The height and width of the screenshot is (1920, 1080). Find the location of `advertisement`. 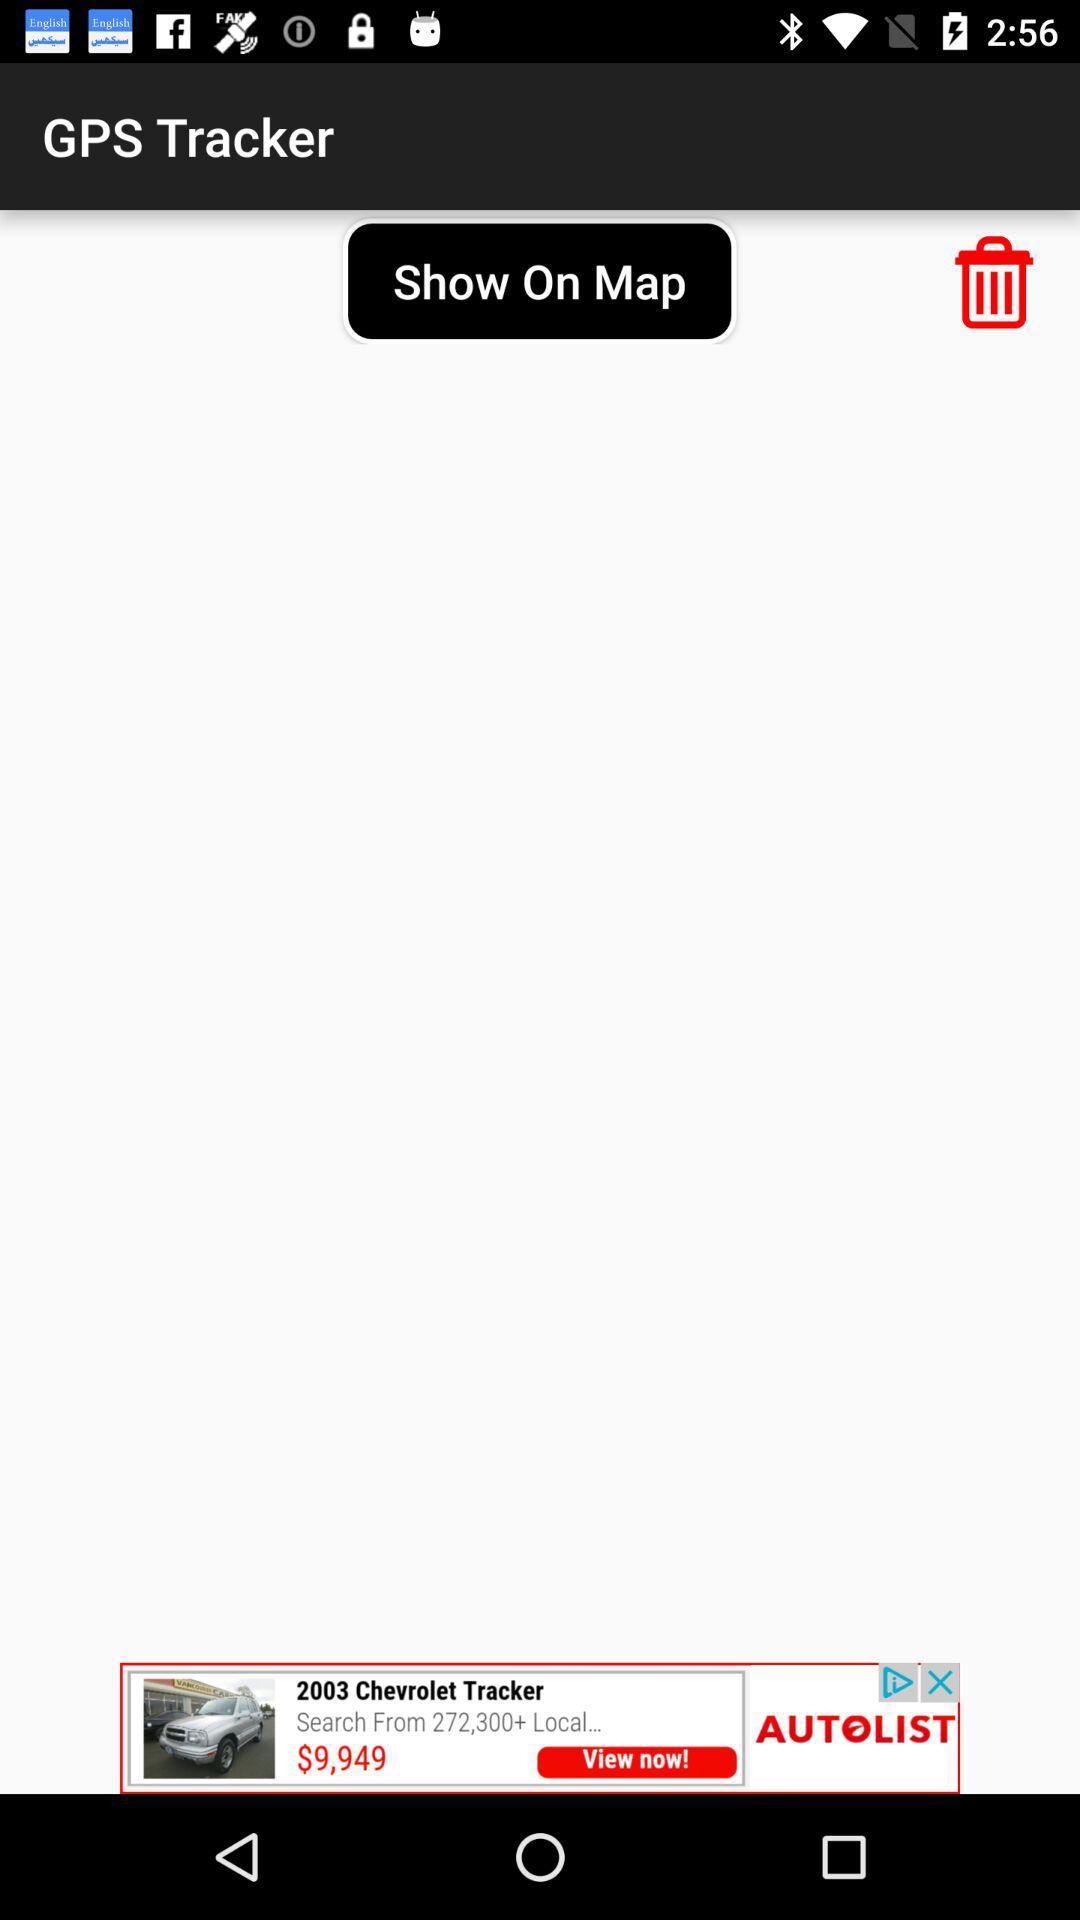

advertisement is located at coordinates (540, 1727).